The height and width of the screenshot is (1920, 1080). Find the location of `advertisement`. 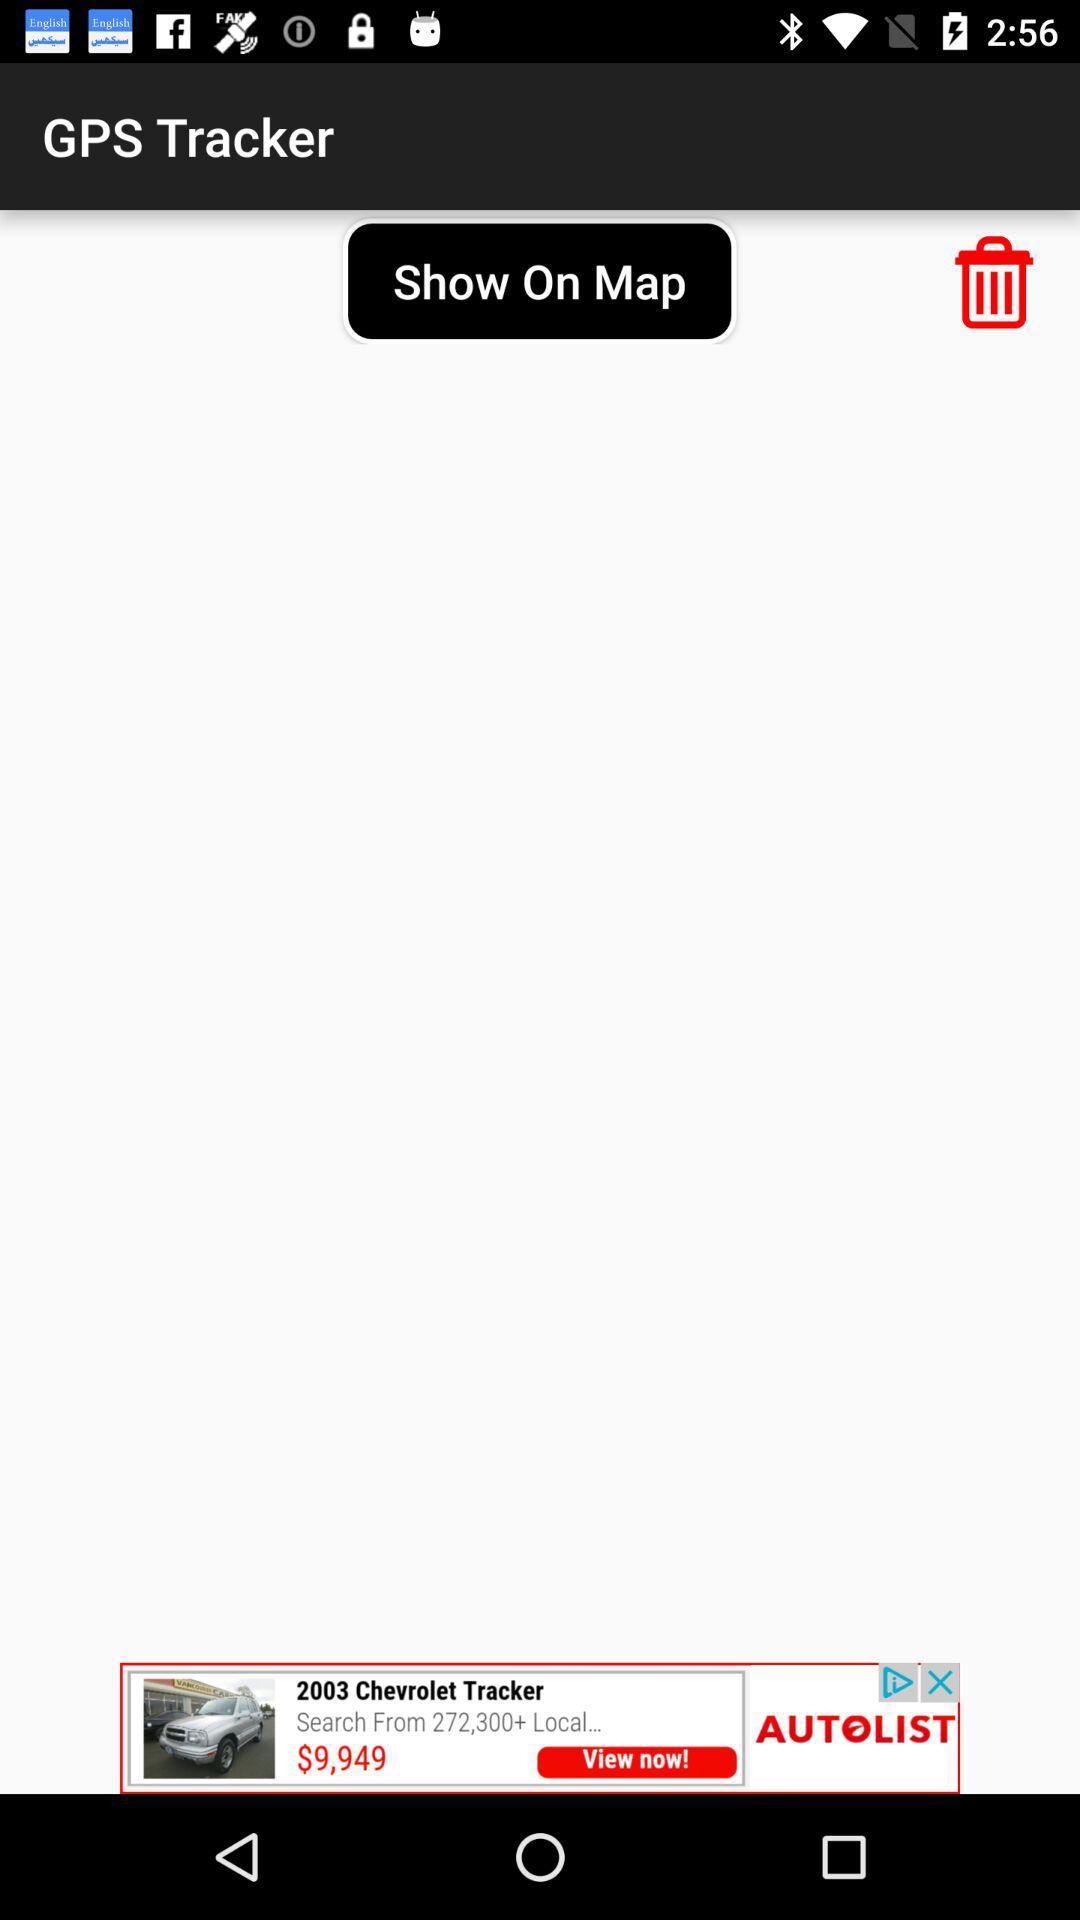

advertisement is located at coordinates (540, 1727).